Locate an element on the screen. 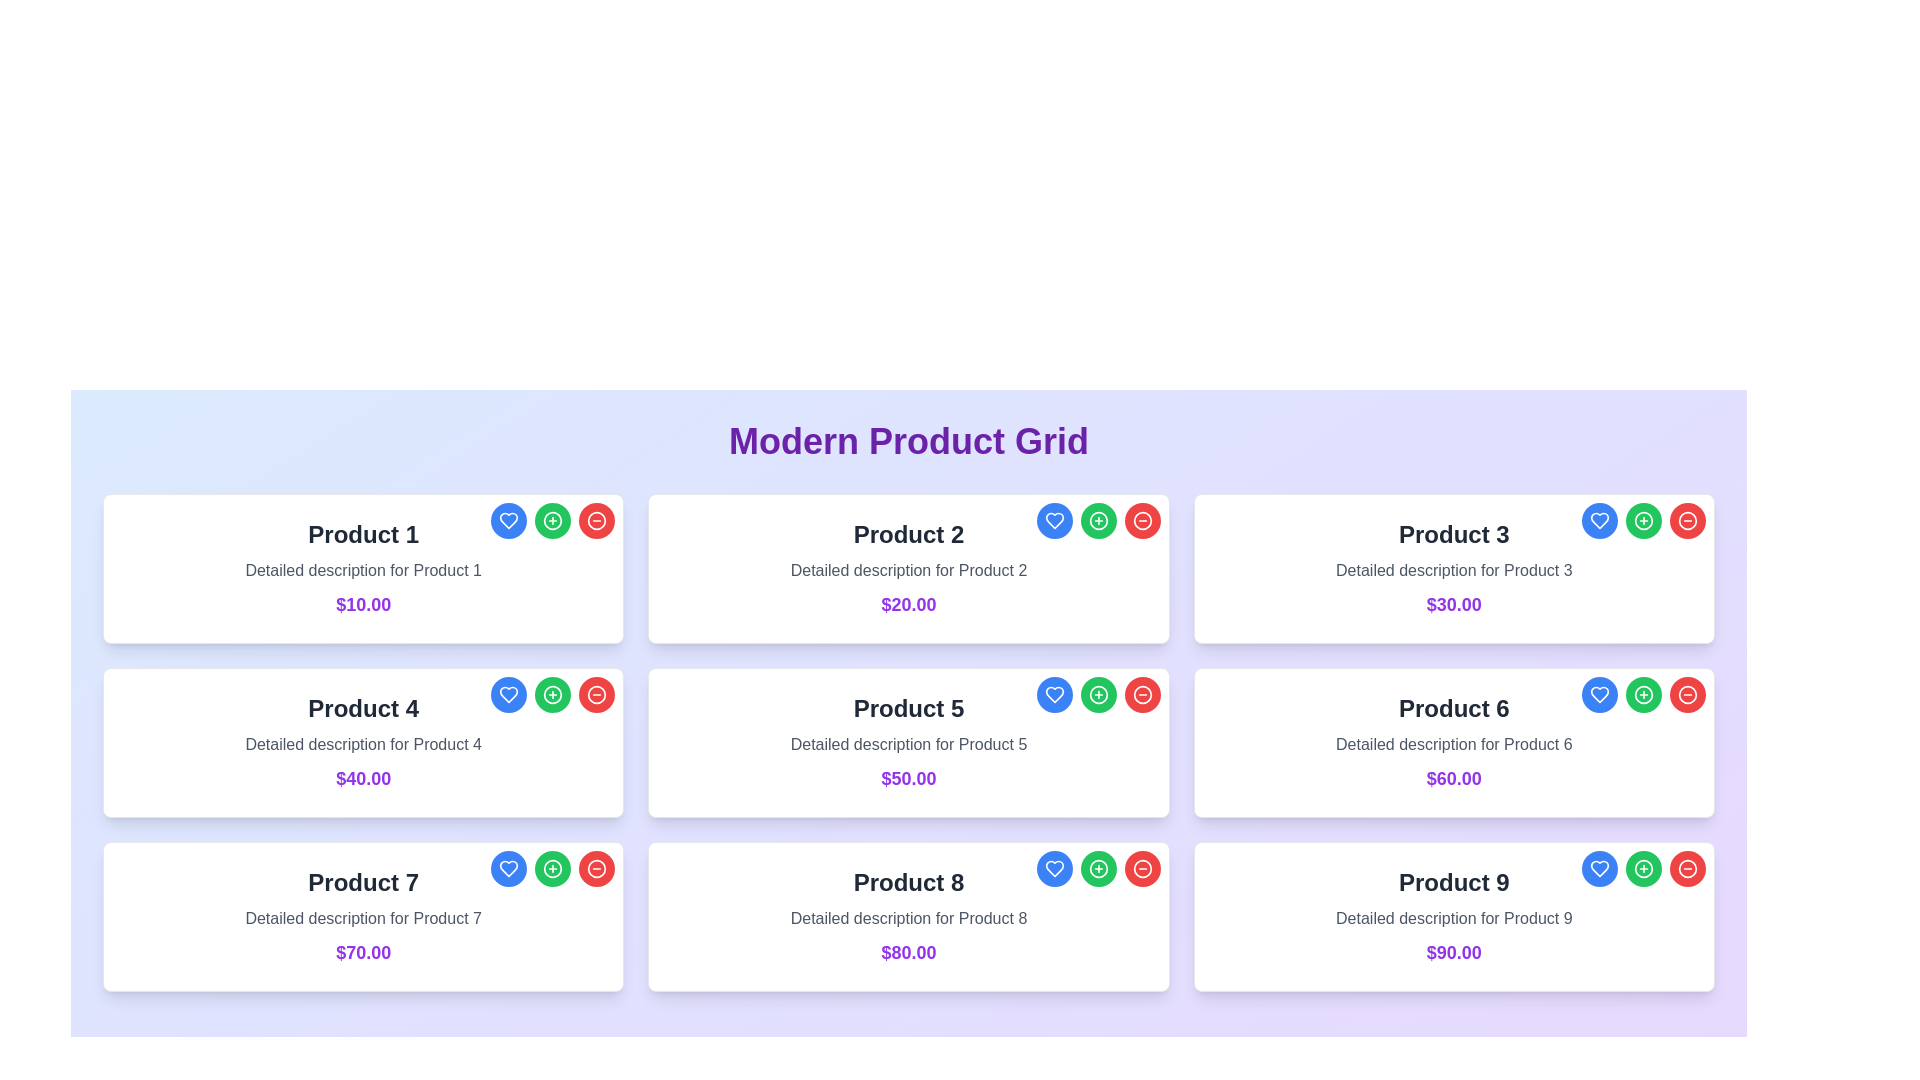 The width and height of the screenshot is (1920, 1080). the Product Card representing 'Product 3' is located at coordinates (1454, 569).